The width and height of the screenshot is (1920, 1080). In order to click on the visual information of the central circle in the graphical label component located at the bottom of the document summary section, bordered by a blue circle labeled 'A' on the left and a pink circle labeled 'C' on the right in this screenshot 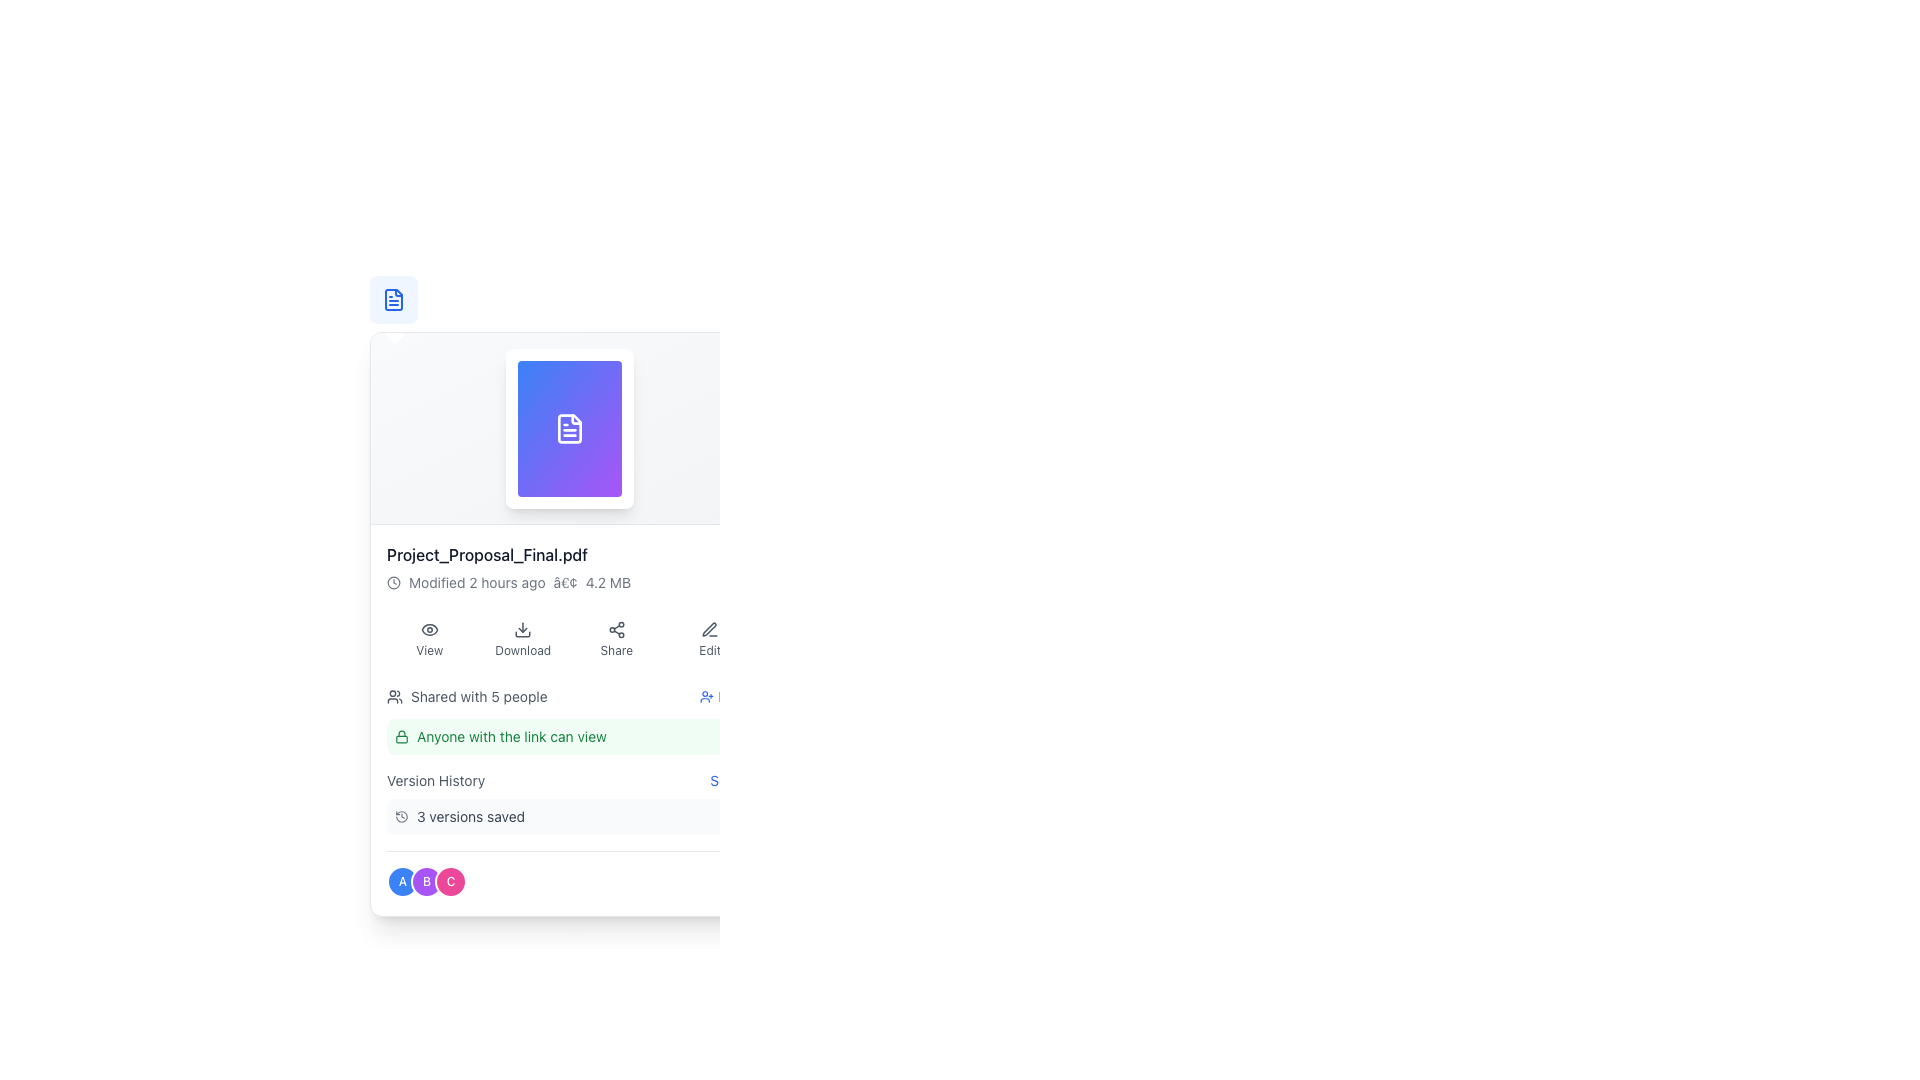, I will do `click(426, 881)`.